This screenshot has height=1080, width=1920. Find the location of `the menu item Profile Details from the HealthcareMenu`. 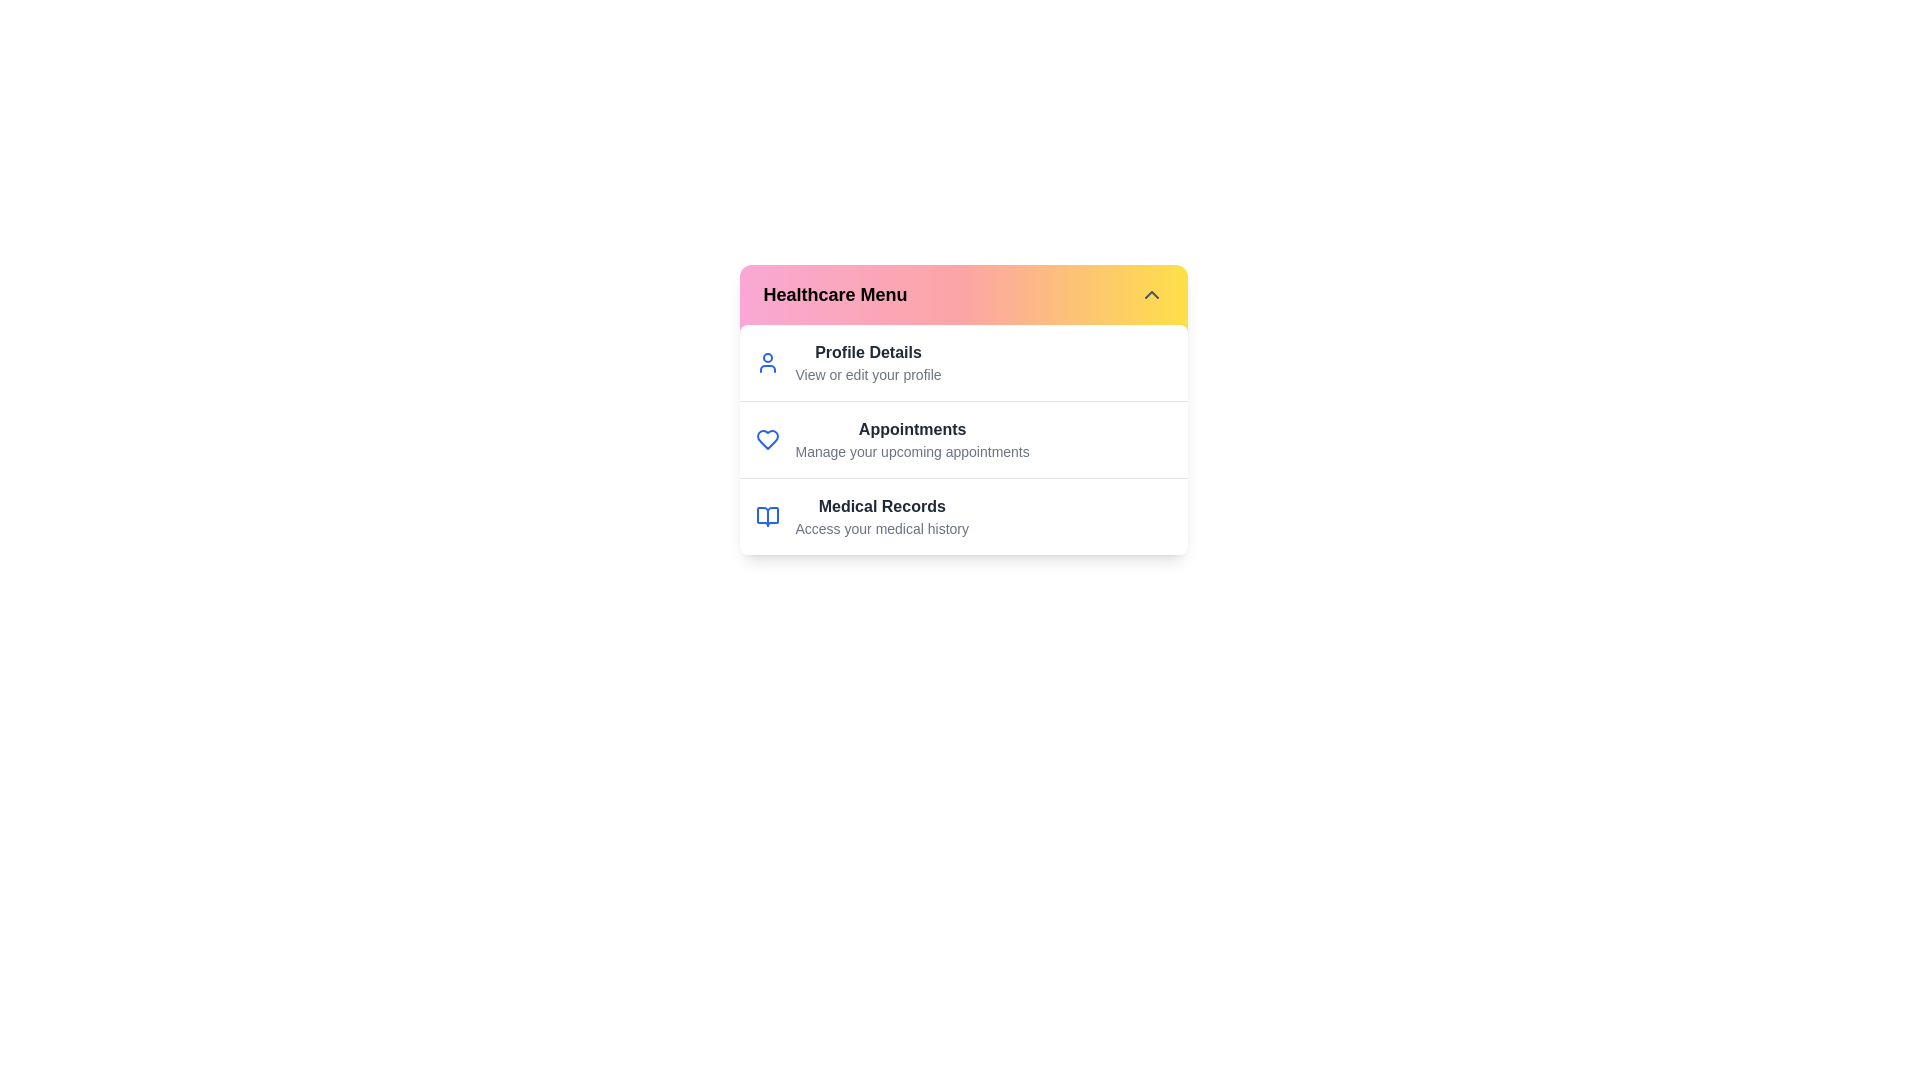

the menu item Profile Details from the HealthcareMenu is located at coordinates (868, 362).